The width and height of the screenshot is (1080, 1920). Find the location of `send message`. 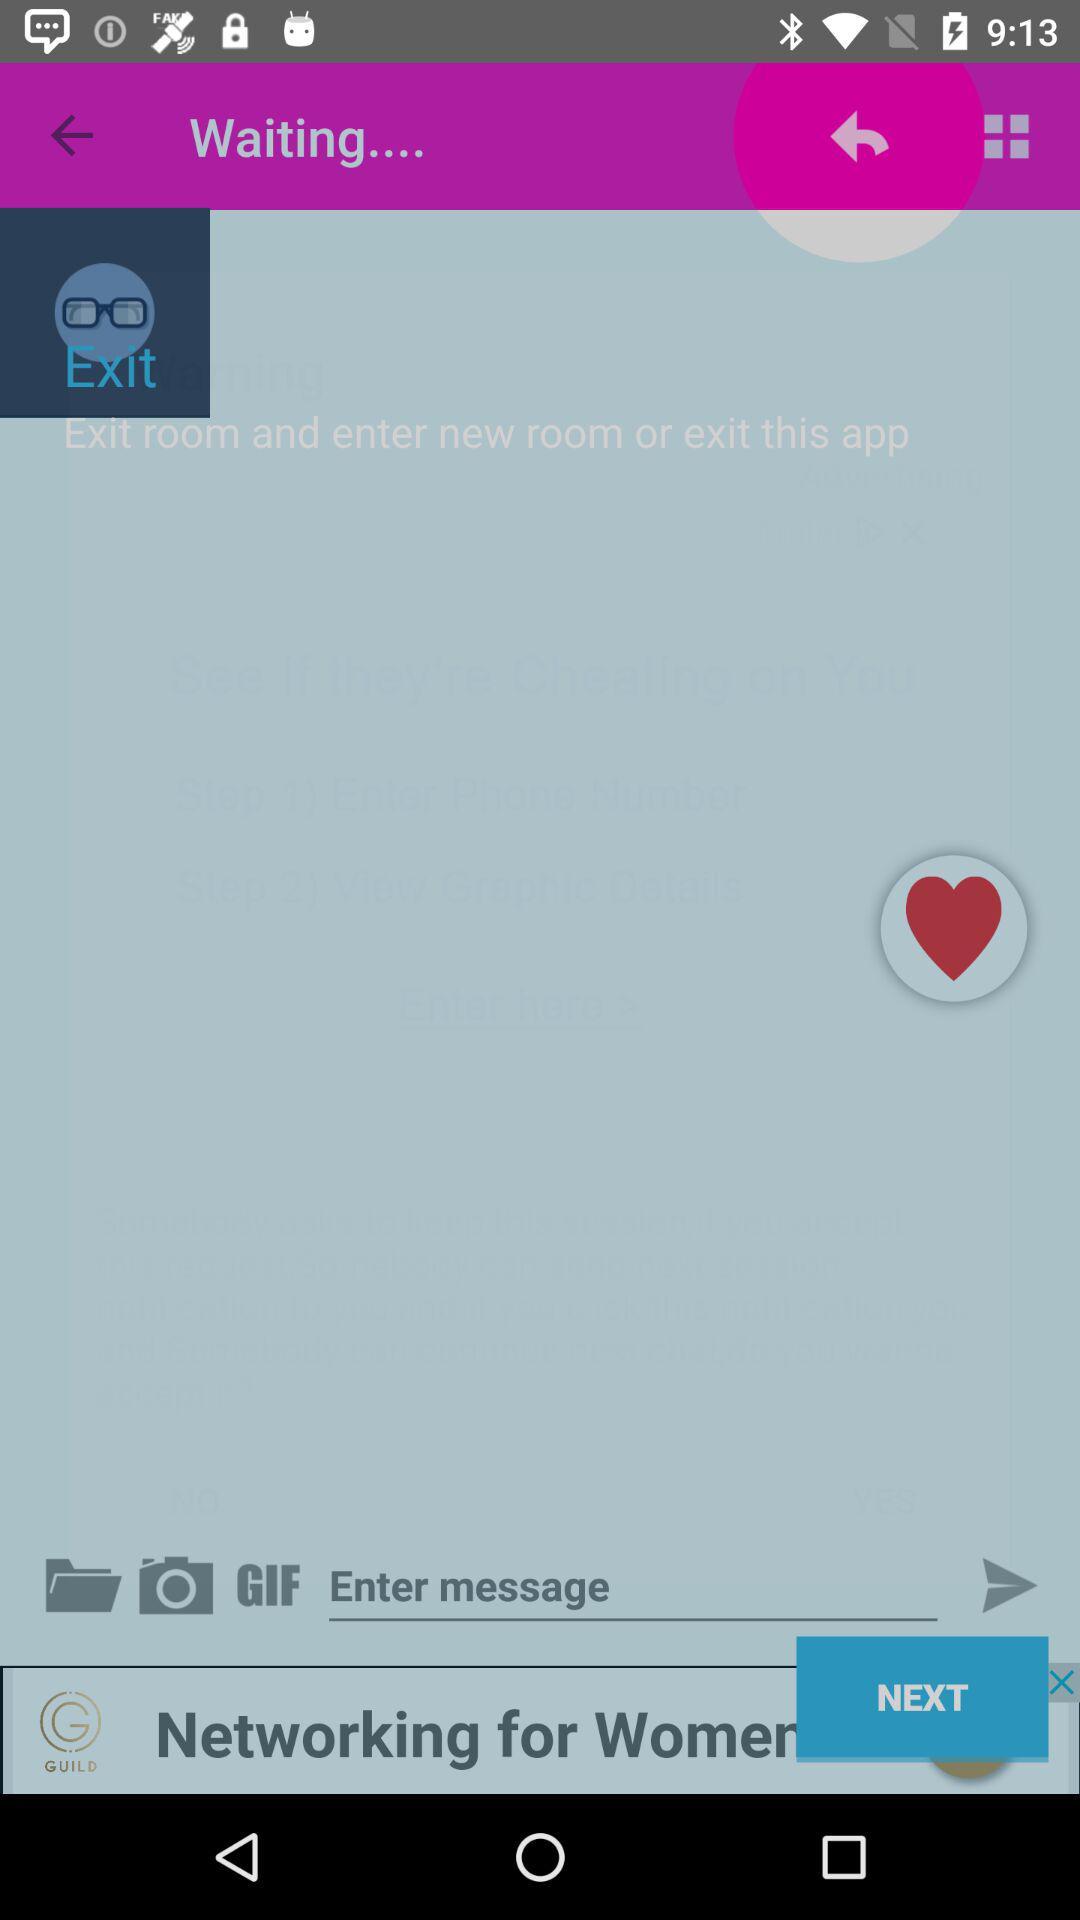

send message is located at coordinates (992, 1584).